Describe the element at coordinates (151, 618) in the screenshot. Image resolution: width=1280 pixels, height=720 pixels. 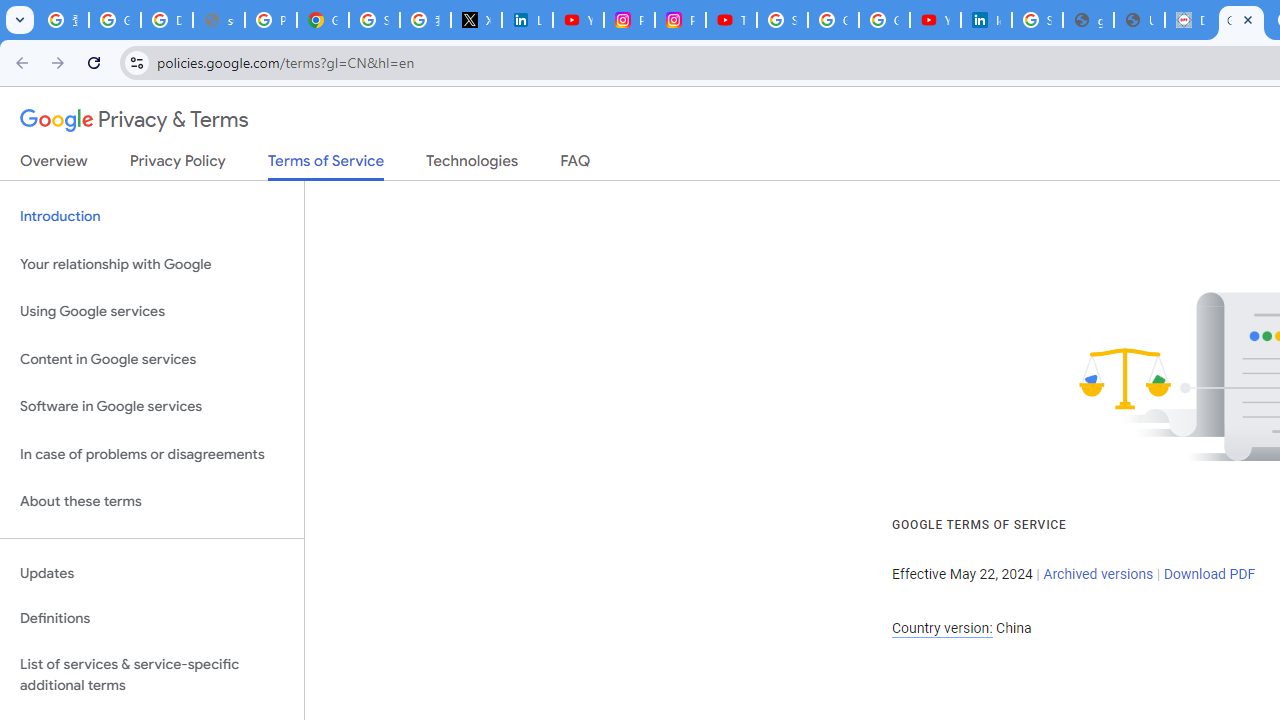
I see `'Definitions'` at that location.